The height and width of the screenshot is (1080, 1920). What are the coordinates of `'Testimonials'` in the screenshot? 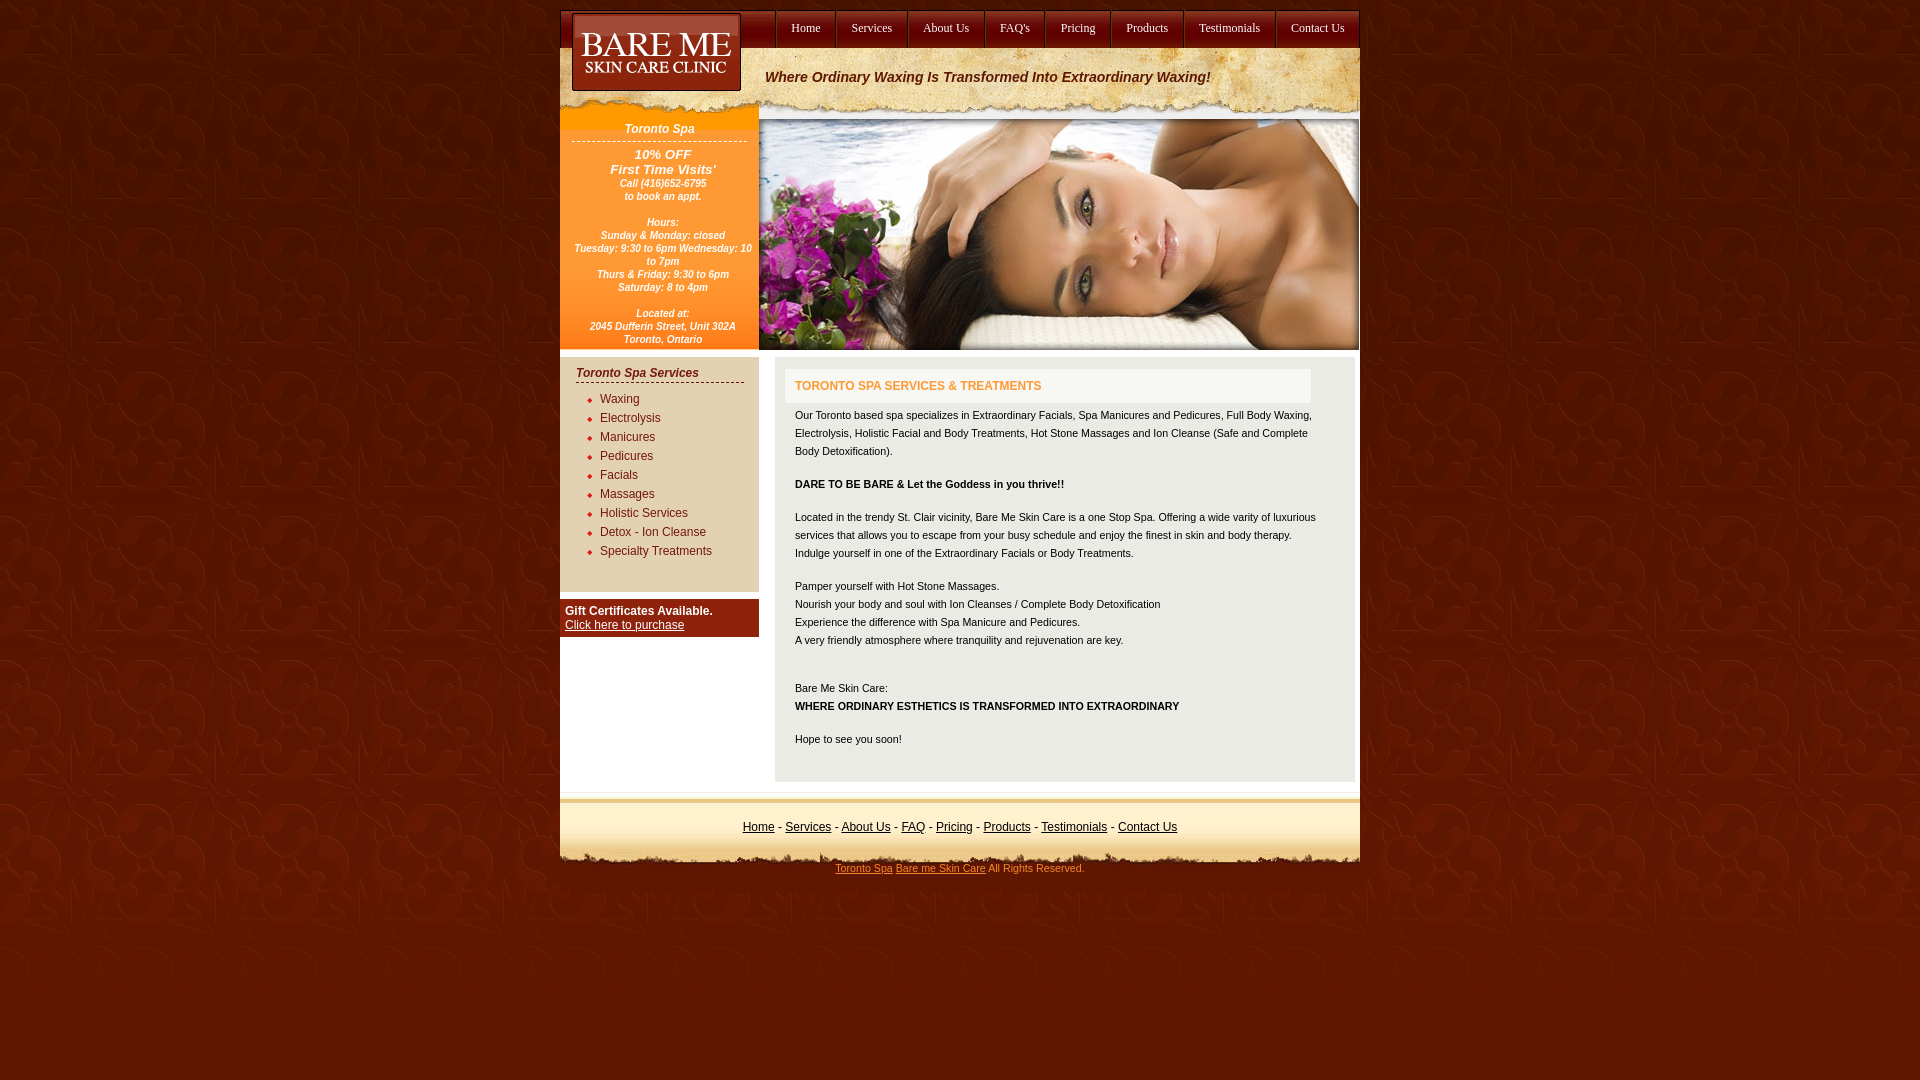 It's located at (1073, 826).